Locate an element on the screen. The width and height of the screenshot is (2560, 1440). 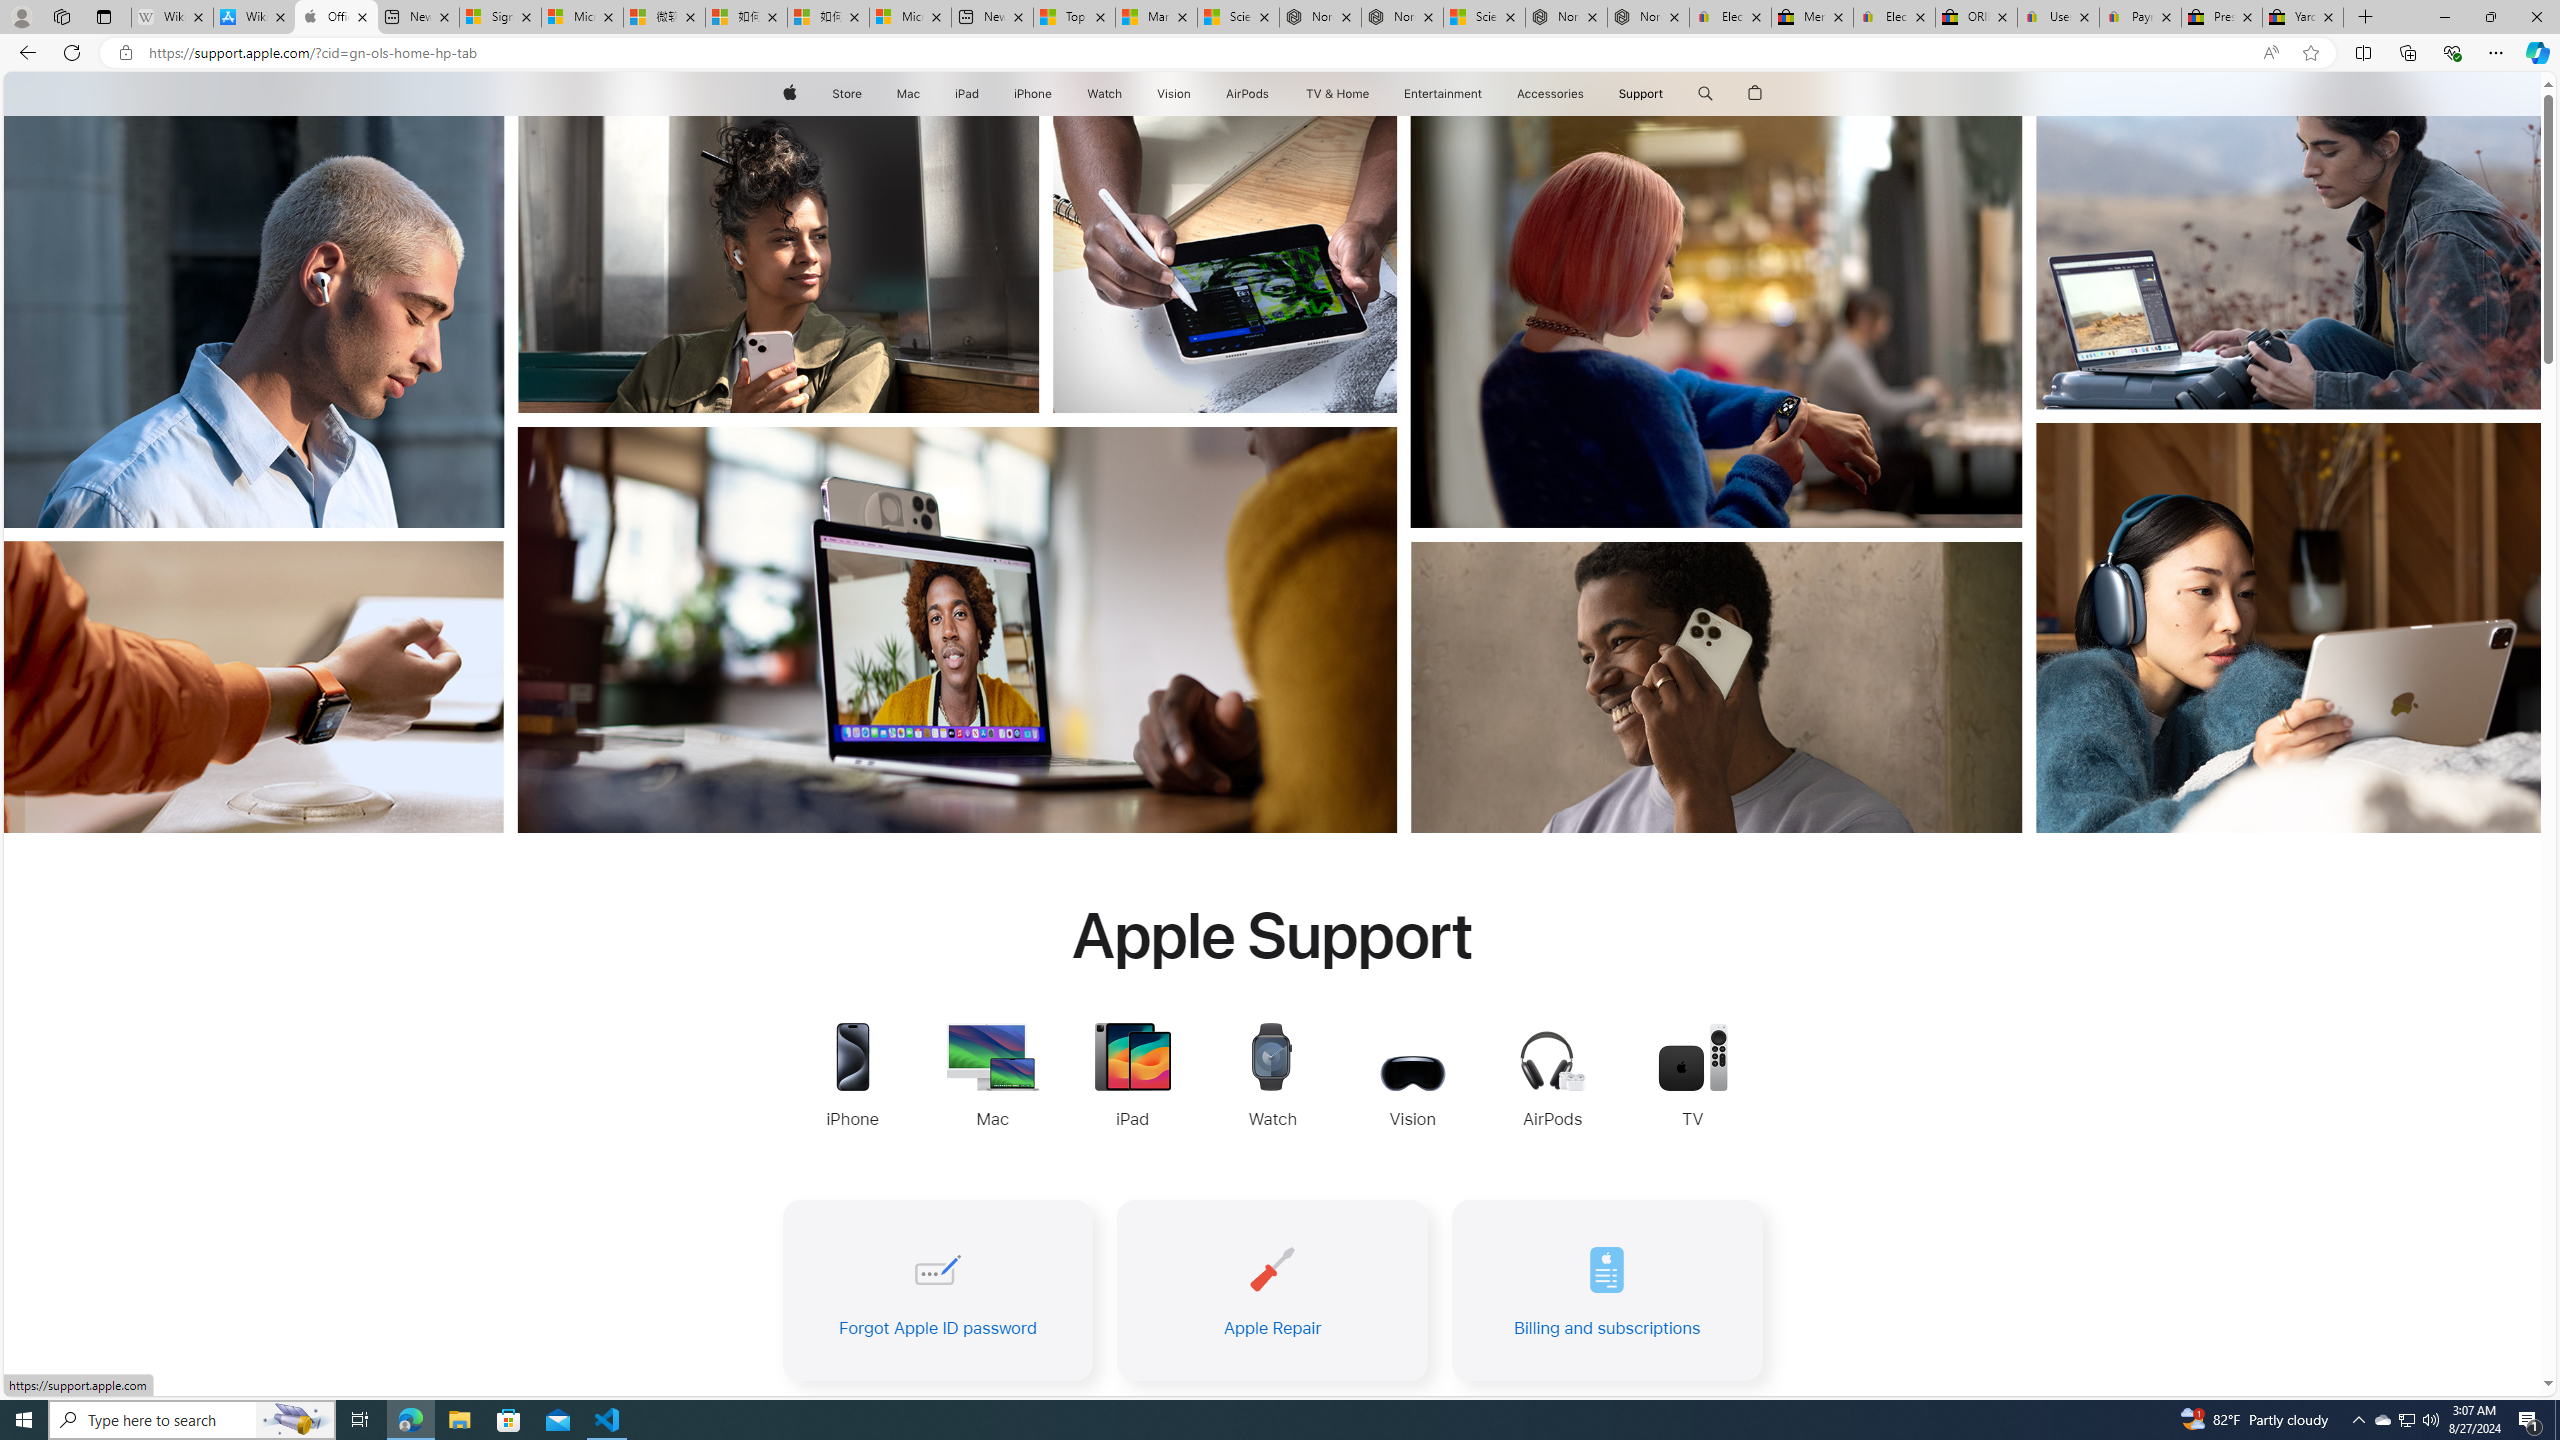
'Accessories menu' is located at coordinates (1587, 93).